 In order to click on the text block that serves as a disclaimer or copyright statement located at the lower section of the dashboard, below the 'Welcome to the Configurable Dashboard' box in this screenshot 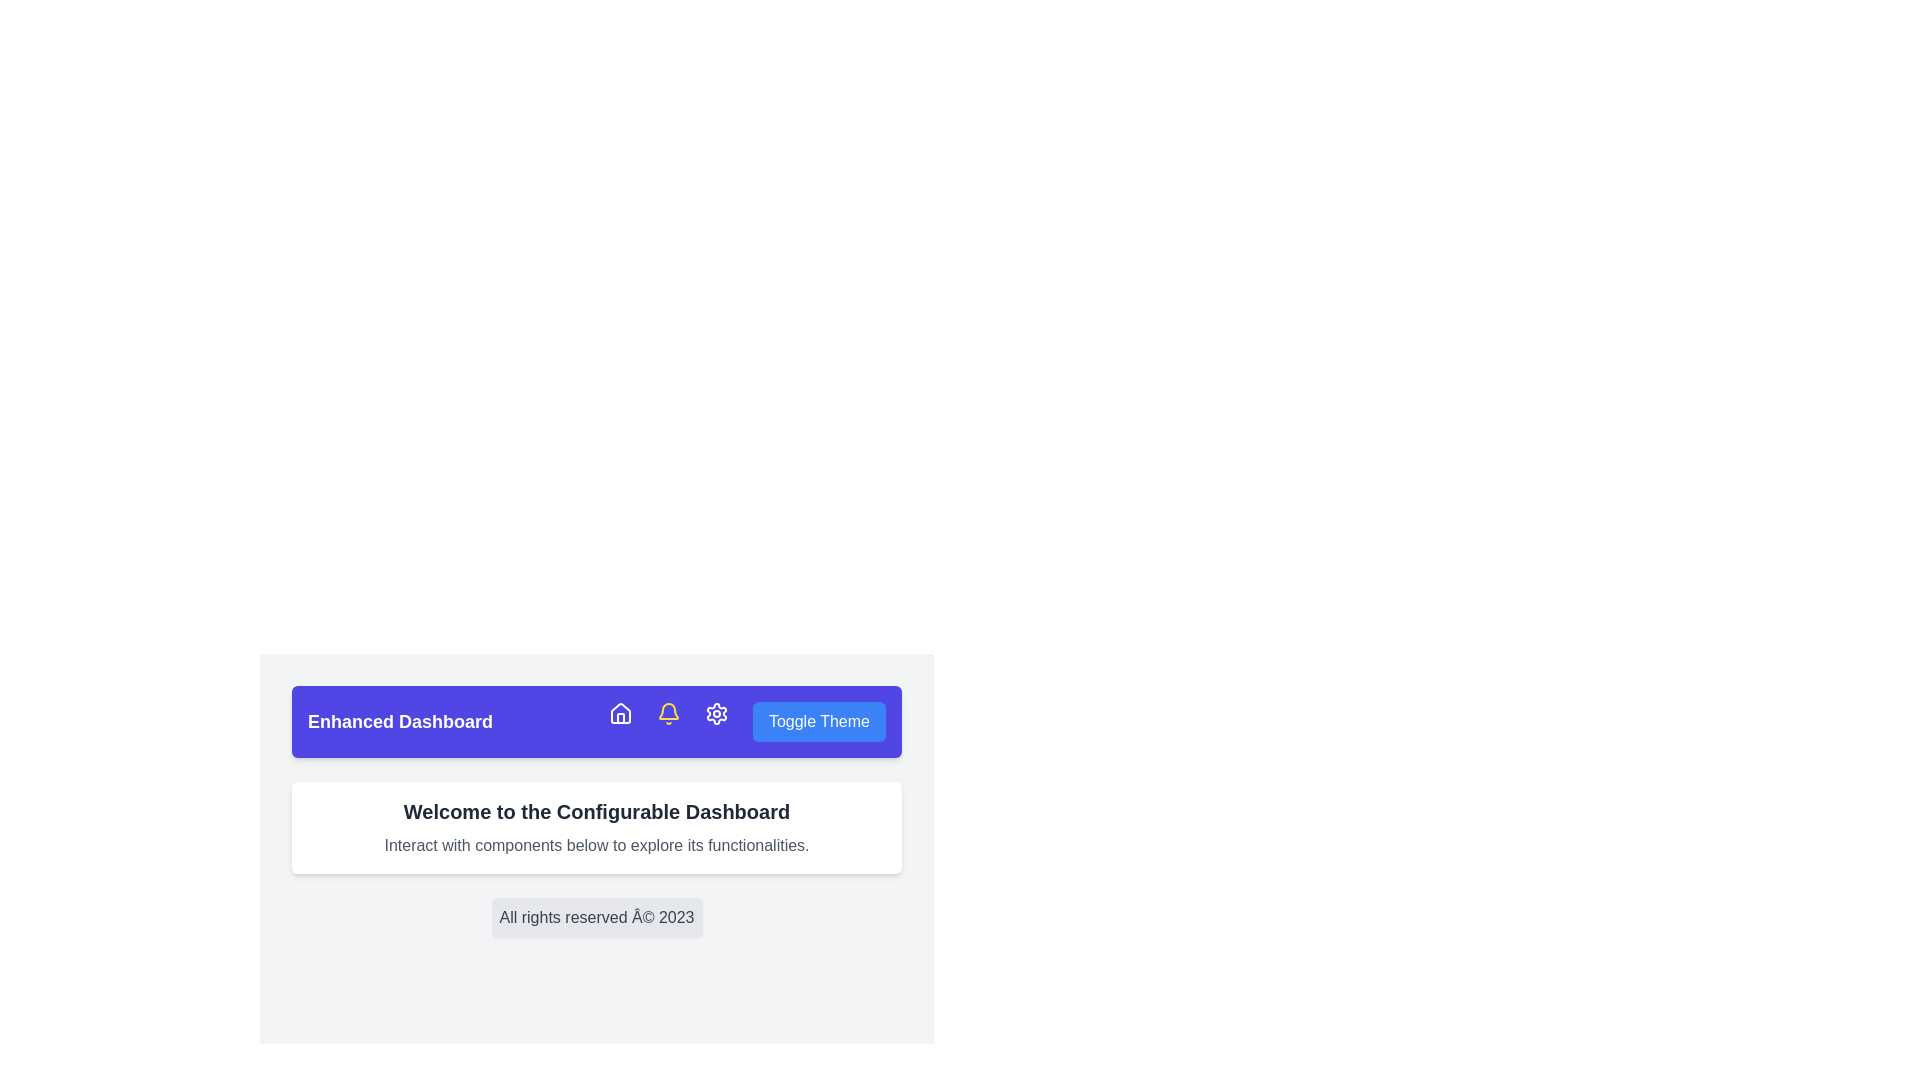, I will do `click(595, 918)`.